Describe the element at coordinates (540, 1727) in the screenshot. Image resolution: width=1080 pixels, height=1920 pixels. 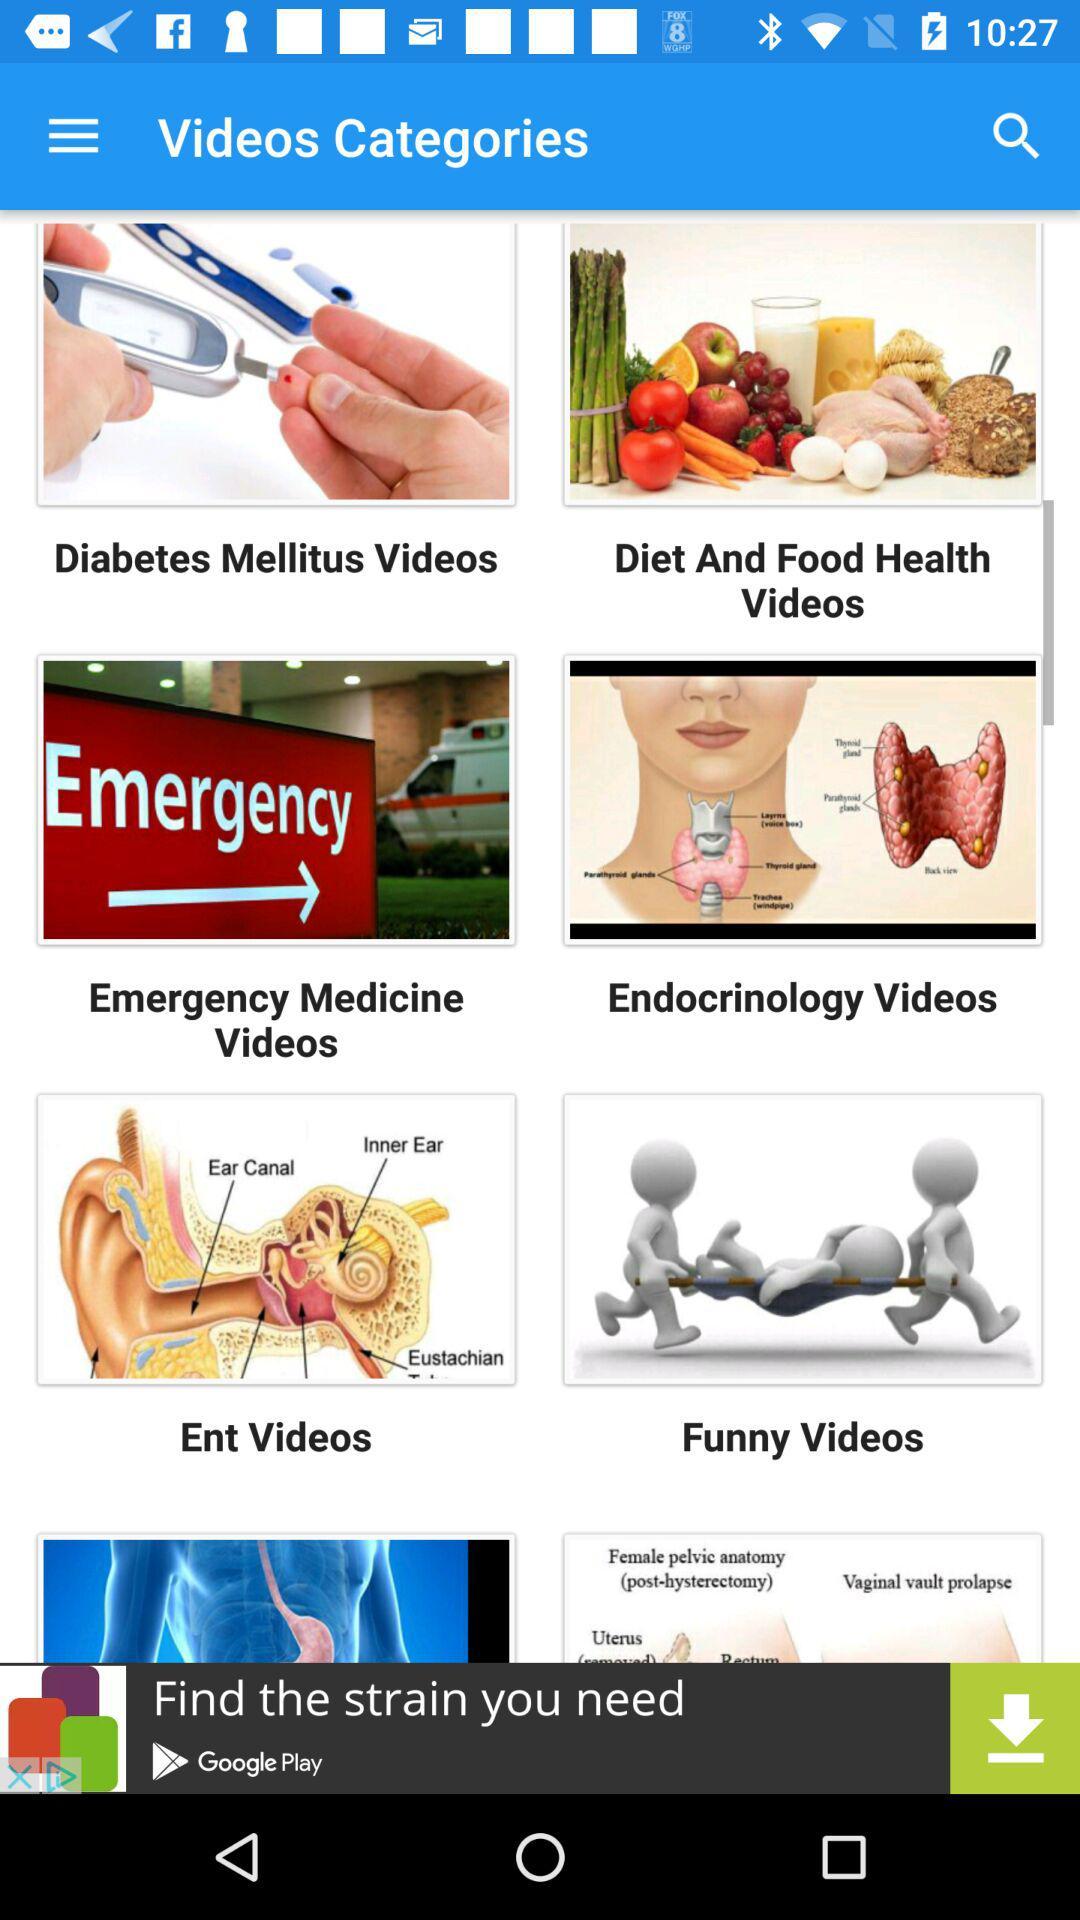
I see `download the app` at that location.